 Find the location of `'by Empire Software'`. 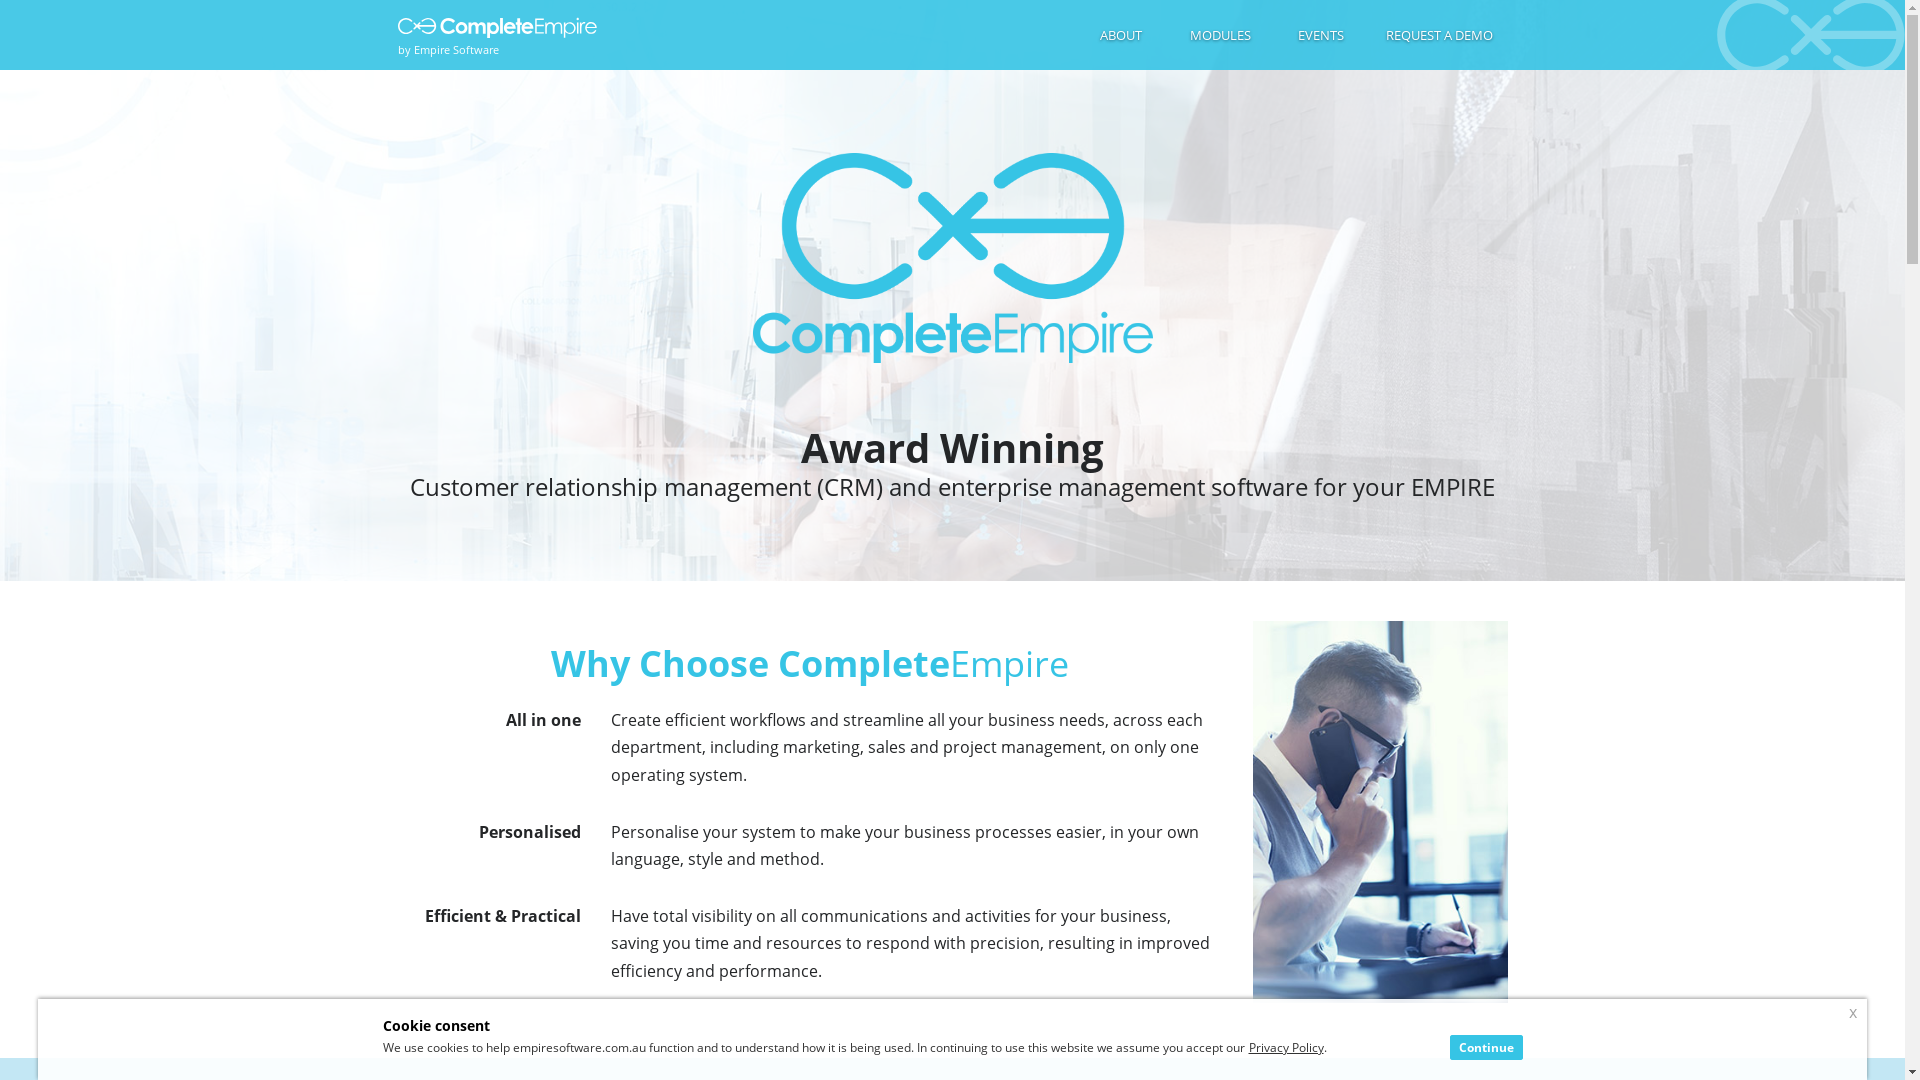

'by Empire Software' is located at coordinates (503, 35).